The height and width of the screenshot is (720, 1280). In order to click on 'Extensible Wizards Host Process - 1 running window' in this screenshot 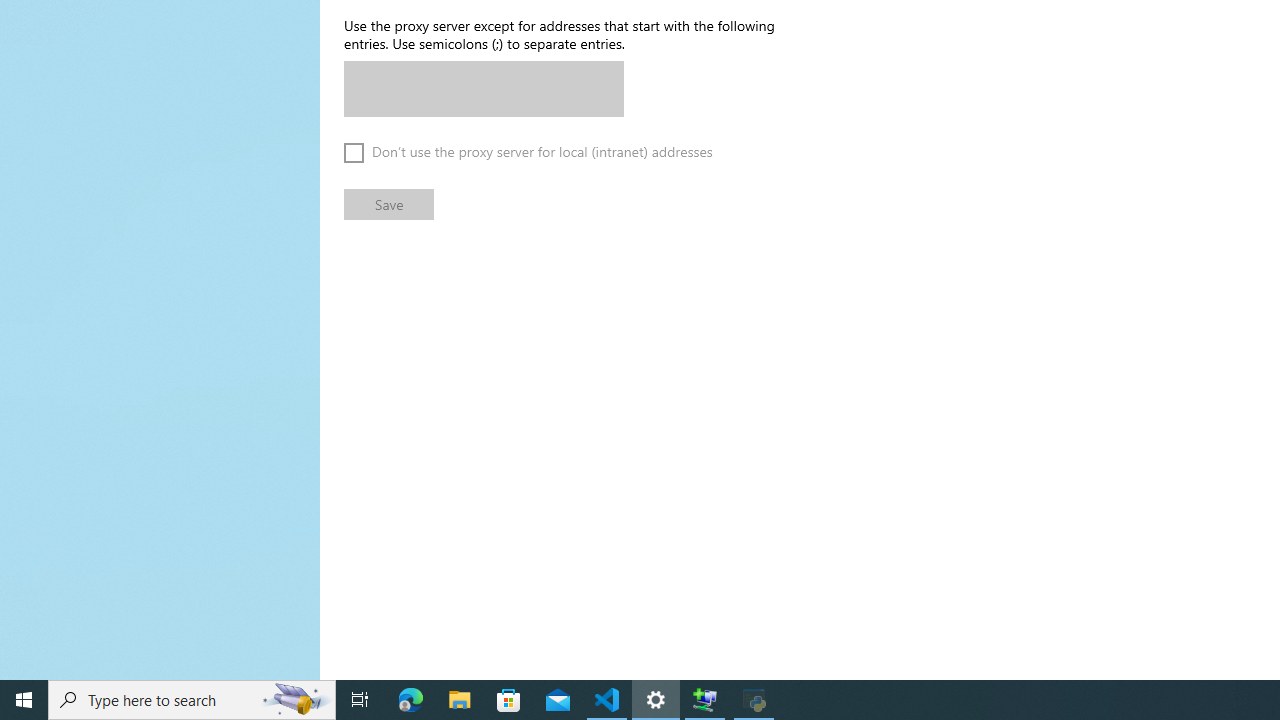, I will do `click(705, 698)`.